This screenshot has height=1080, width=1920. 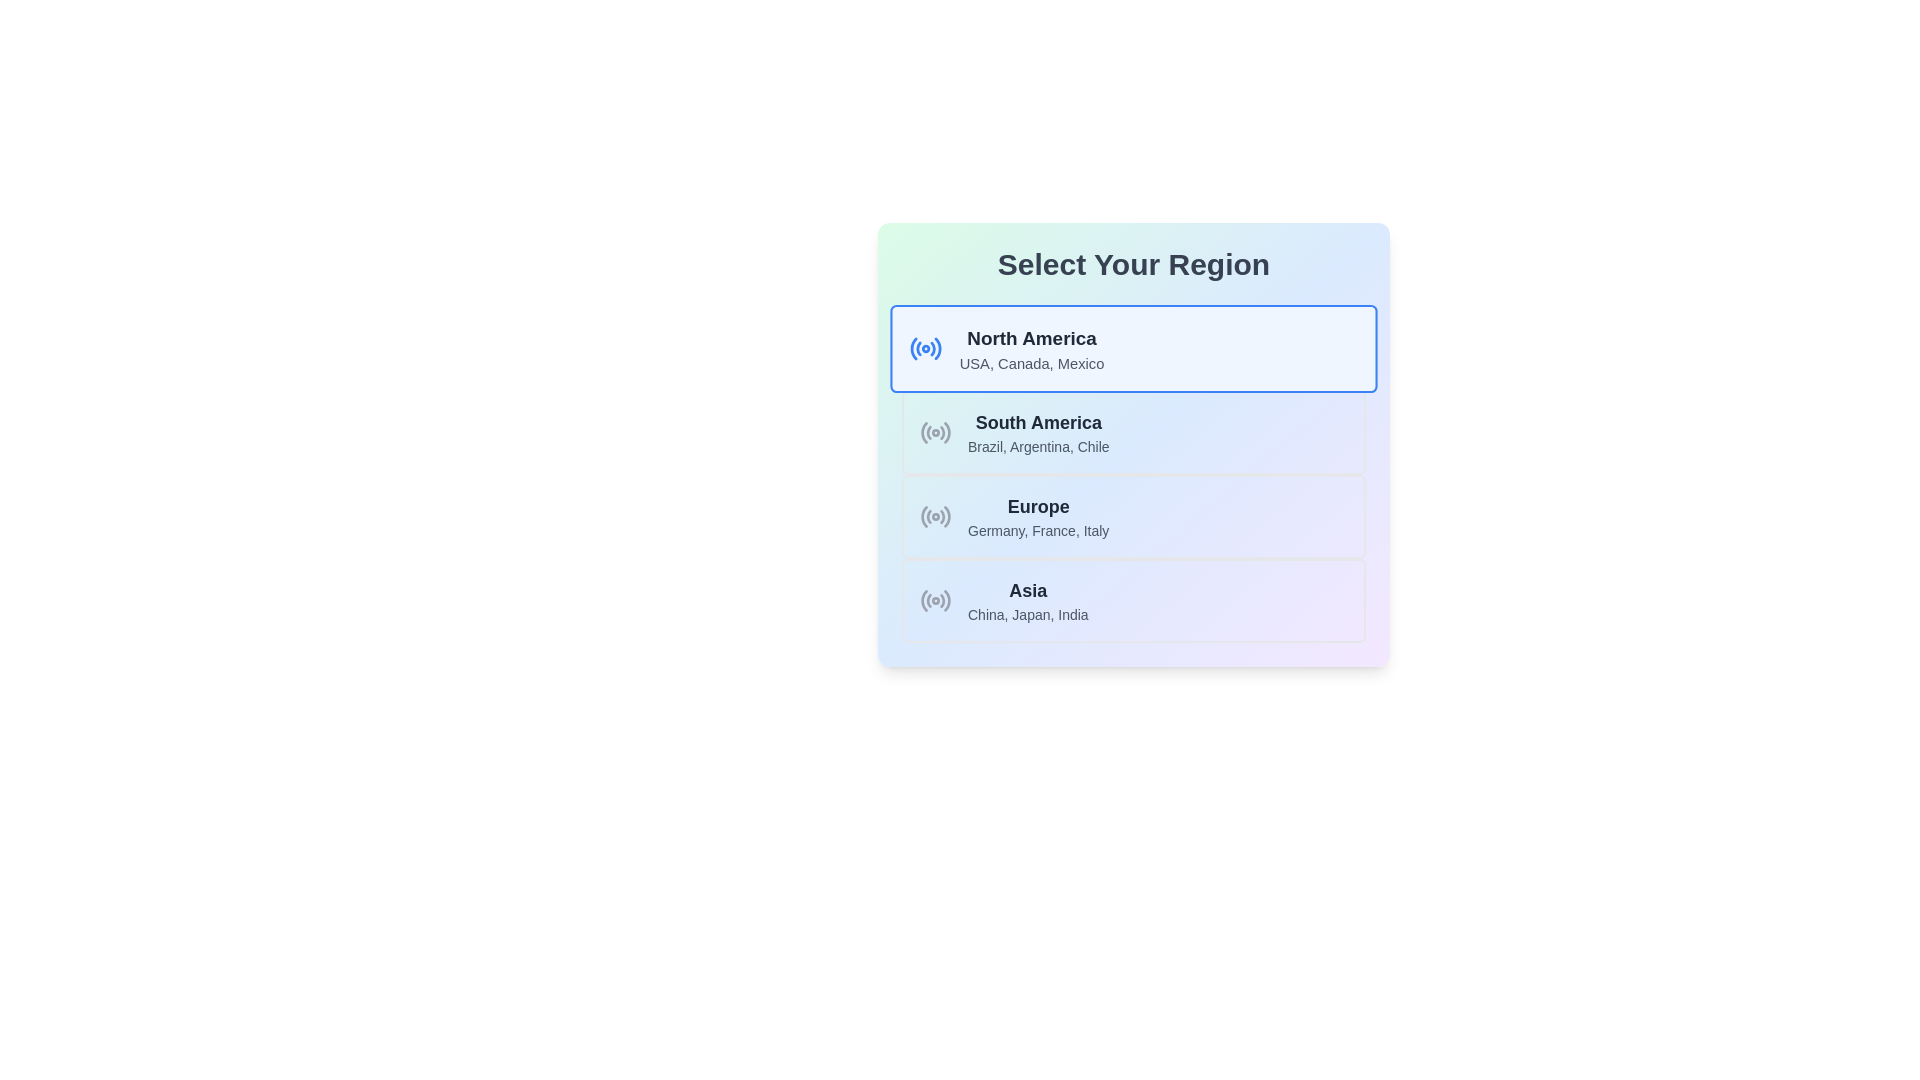 What do you see at coordinates (935, 600) in the screenshot?
I see `the circular radio button styled icon located to the left of the text 'Asia' in the fourth row of the 'Select Your Region' section` at bounding box center [935, 600].